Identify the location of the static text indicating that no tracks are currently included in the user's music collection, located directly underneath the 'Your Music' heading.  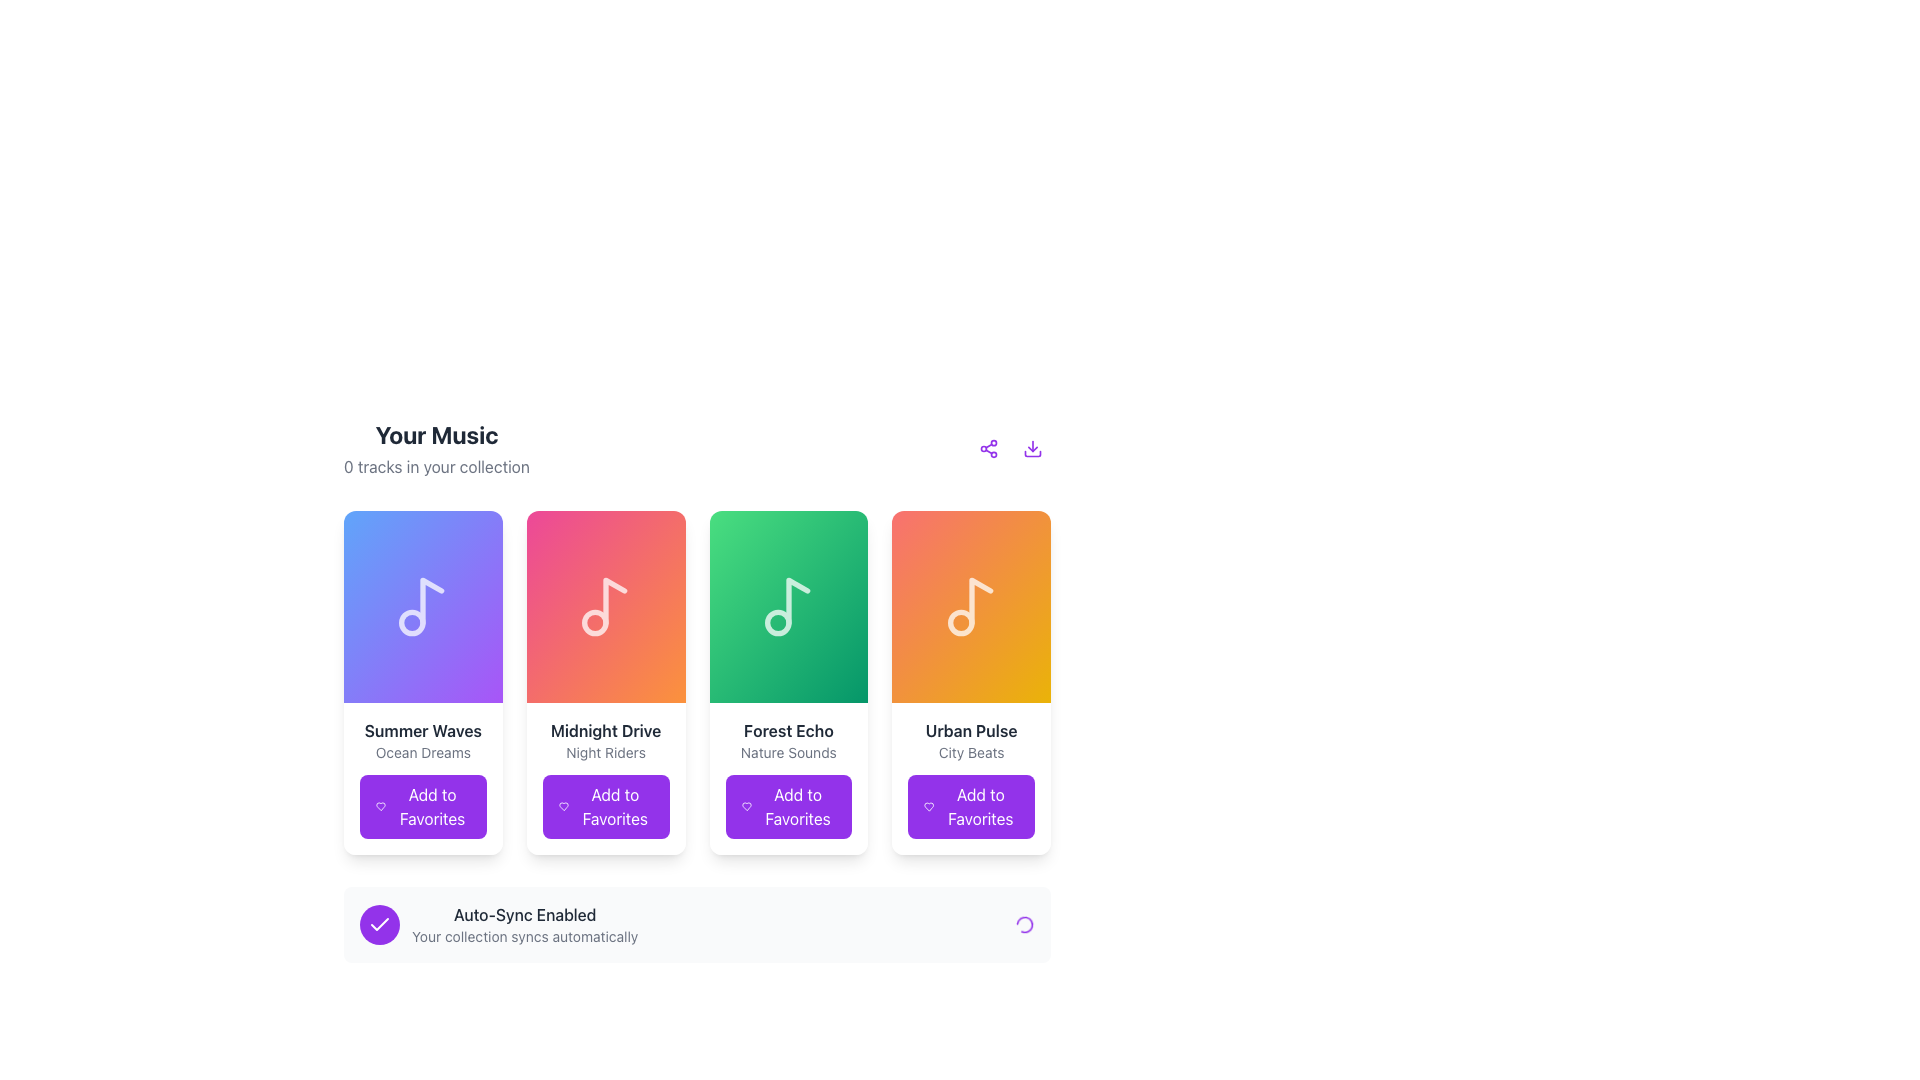
(435, 466).